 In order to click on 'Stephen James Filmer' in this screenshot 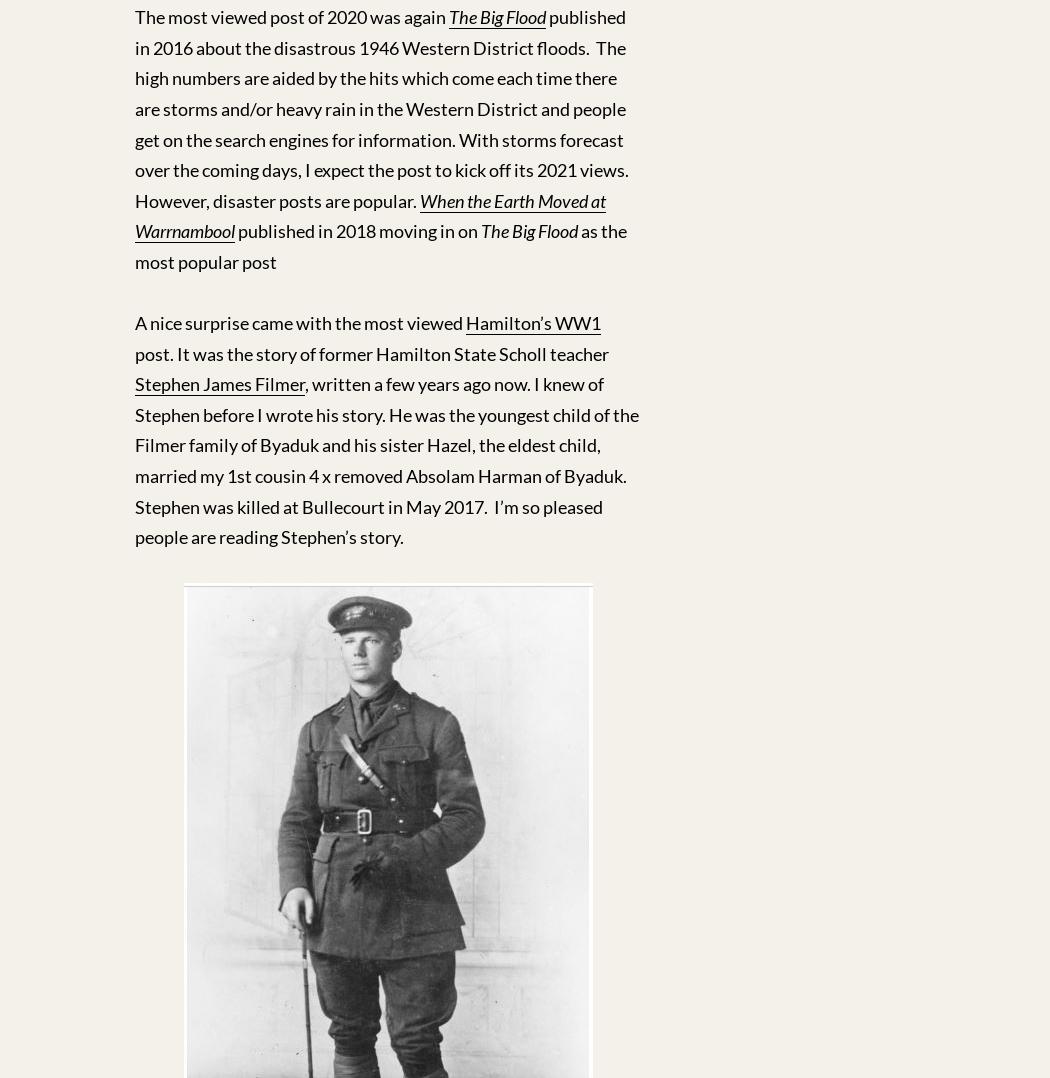, I will do `click(218, 383)`.